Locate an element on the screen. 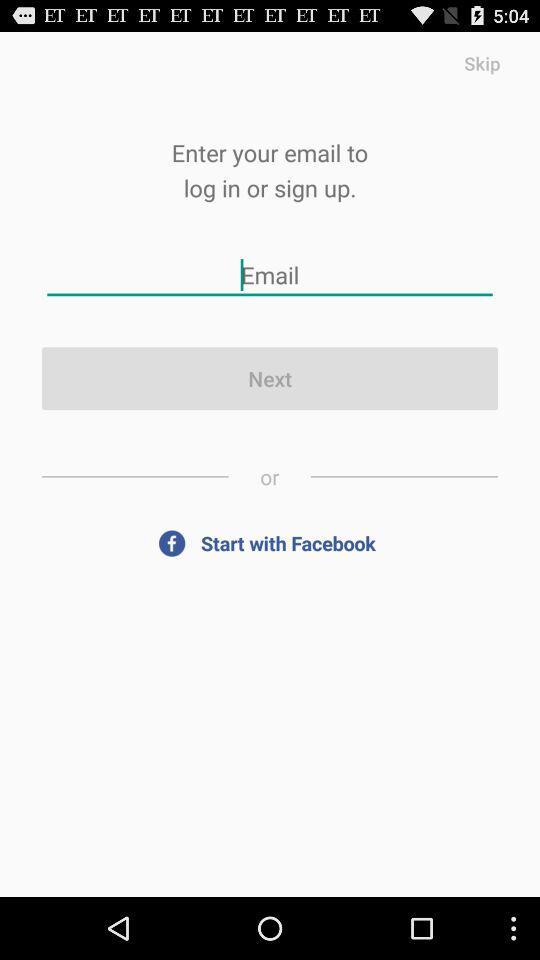 This screenshot has width=540, height=960. app below the or item is located at coordinates (270, 543).